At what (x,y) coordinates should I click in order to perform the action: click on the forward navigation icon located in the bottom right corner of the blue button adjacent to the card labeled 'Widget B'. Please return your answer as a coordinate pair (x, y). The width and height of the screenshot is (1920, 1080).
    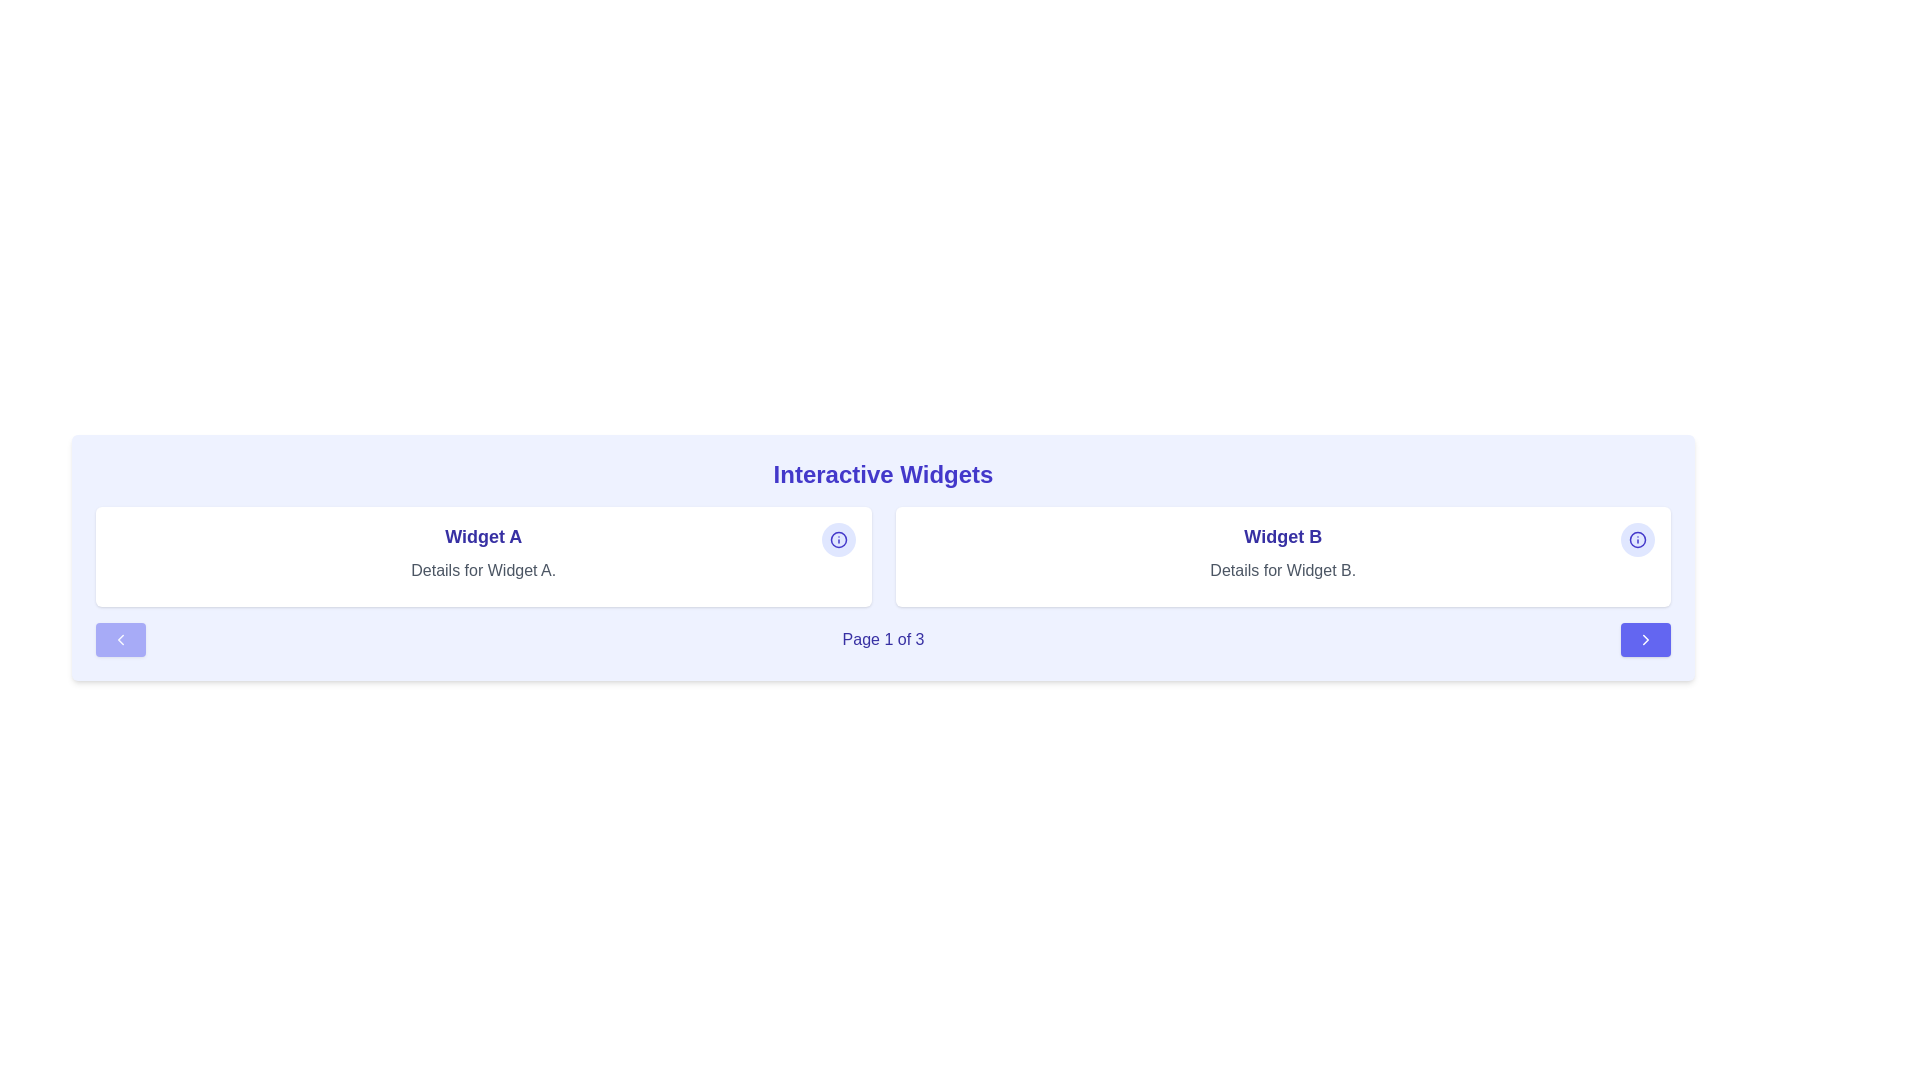
    Looking at the image, I should click on (1646, 640).